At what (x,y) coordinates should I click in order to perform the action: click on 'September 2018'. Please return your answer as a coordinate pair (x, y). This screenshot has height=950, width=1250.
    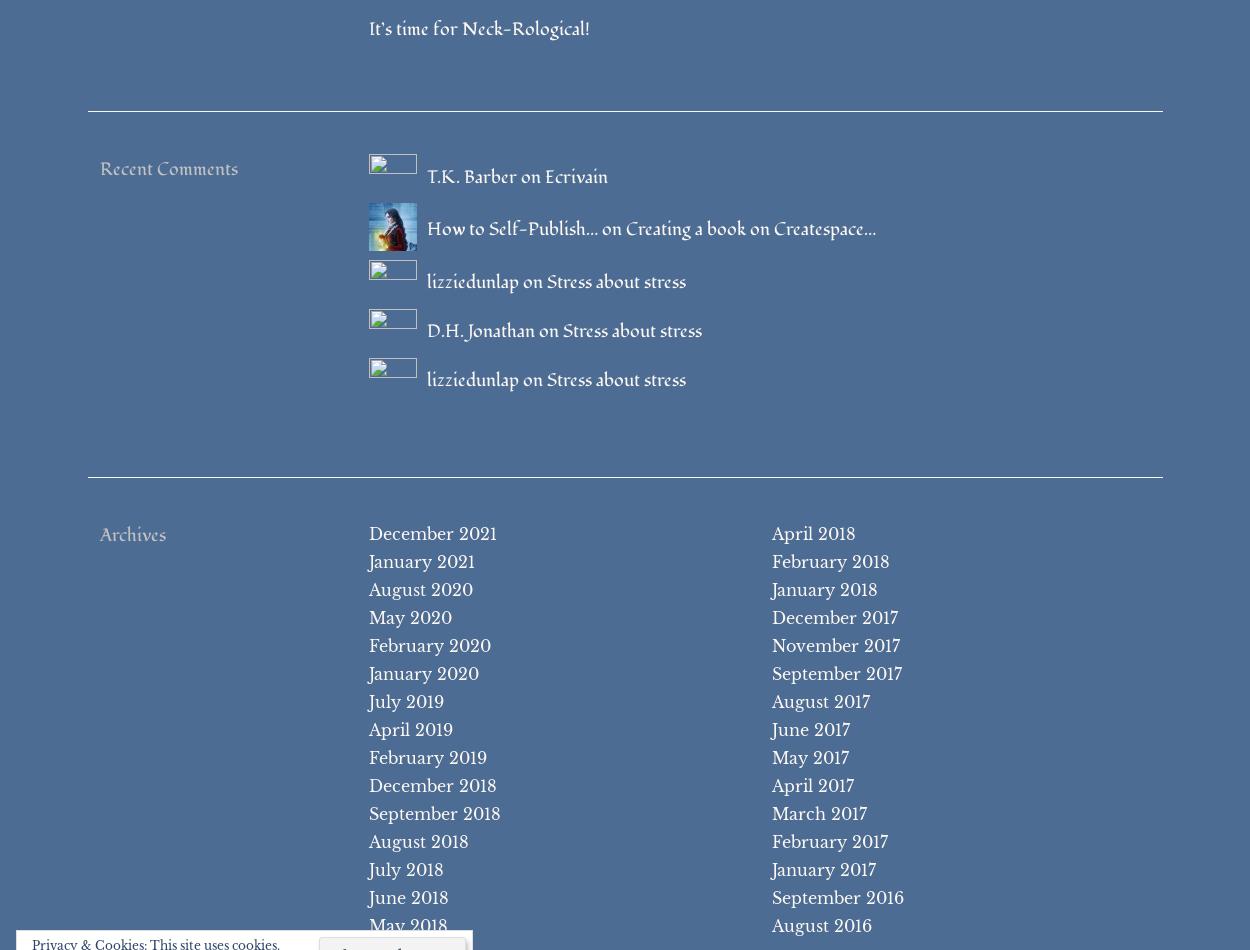
    Looking at the image, I should click on (434, 812).